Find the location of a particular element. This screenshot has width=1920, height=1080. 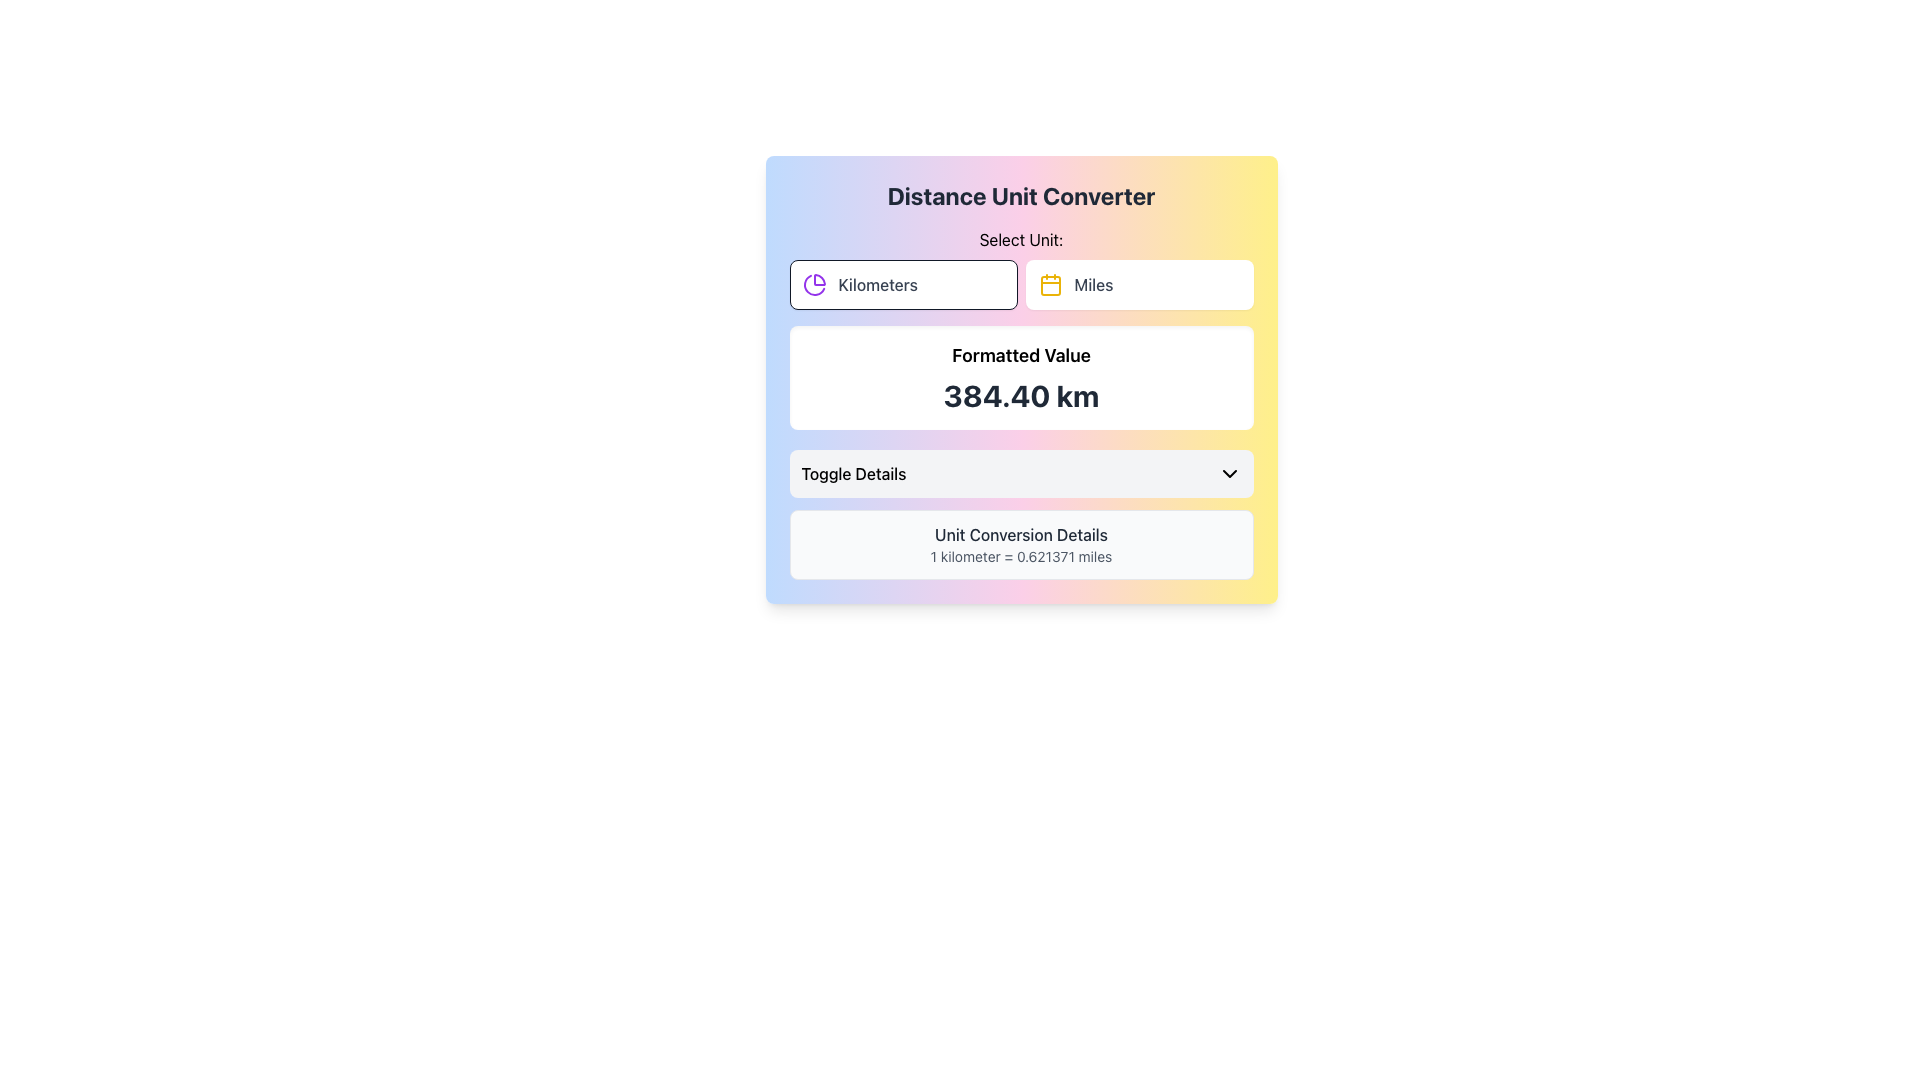

the purple pie chart icon located within the 'Kilometers' button, positioned immediately before the text label 'Kilometers' is located at coordinates (814, 285).